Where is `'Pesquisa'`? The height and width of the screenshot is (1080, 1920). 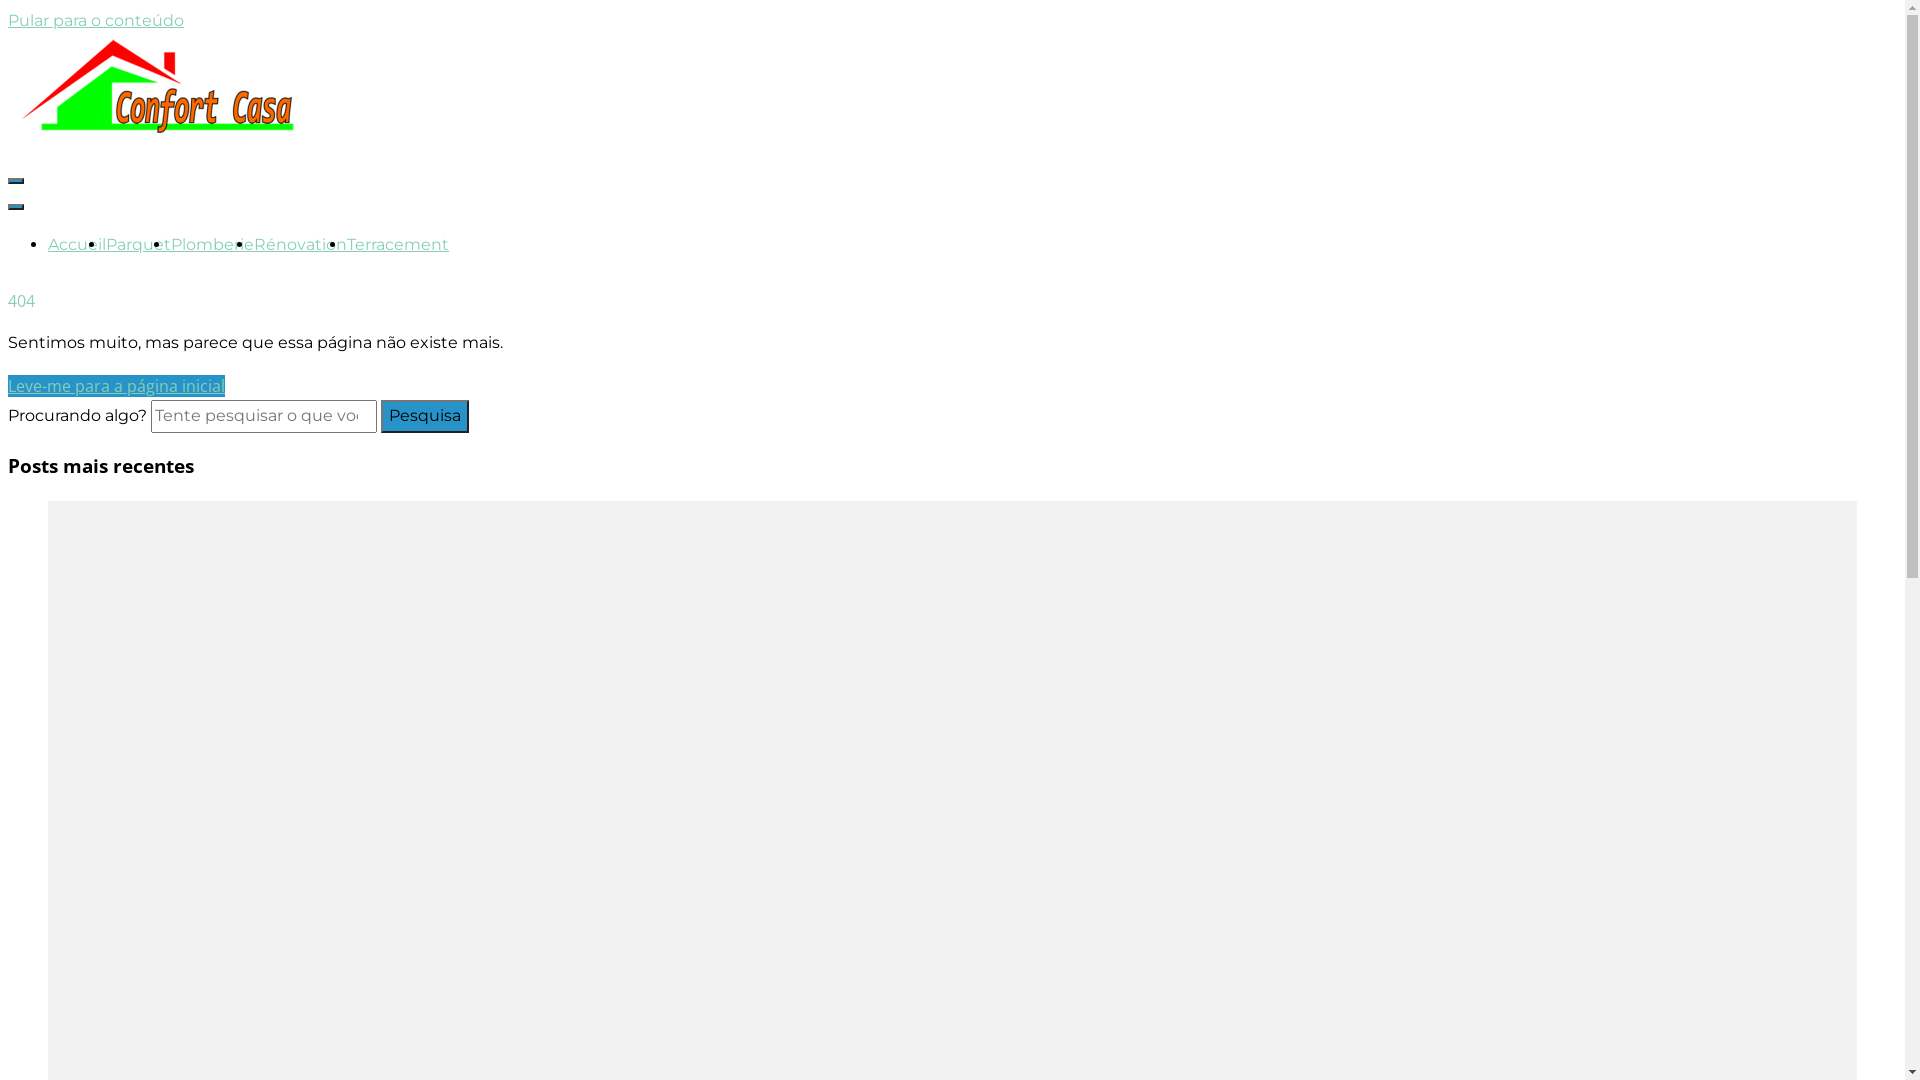 'Pesquisa' is located at coordinates (424, 415).